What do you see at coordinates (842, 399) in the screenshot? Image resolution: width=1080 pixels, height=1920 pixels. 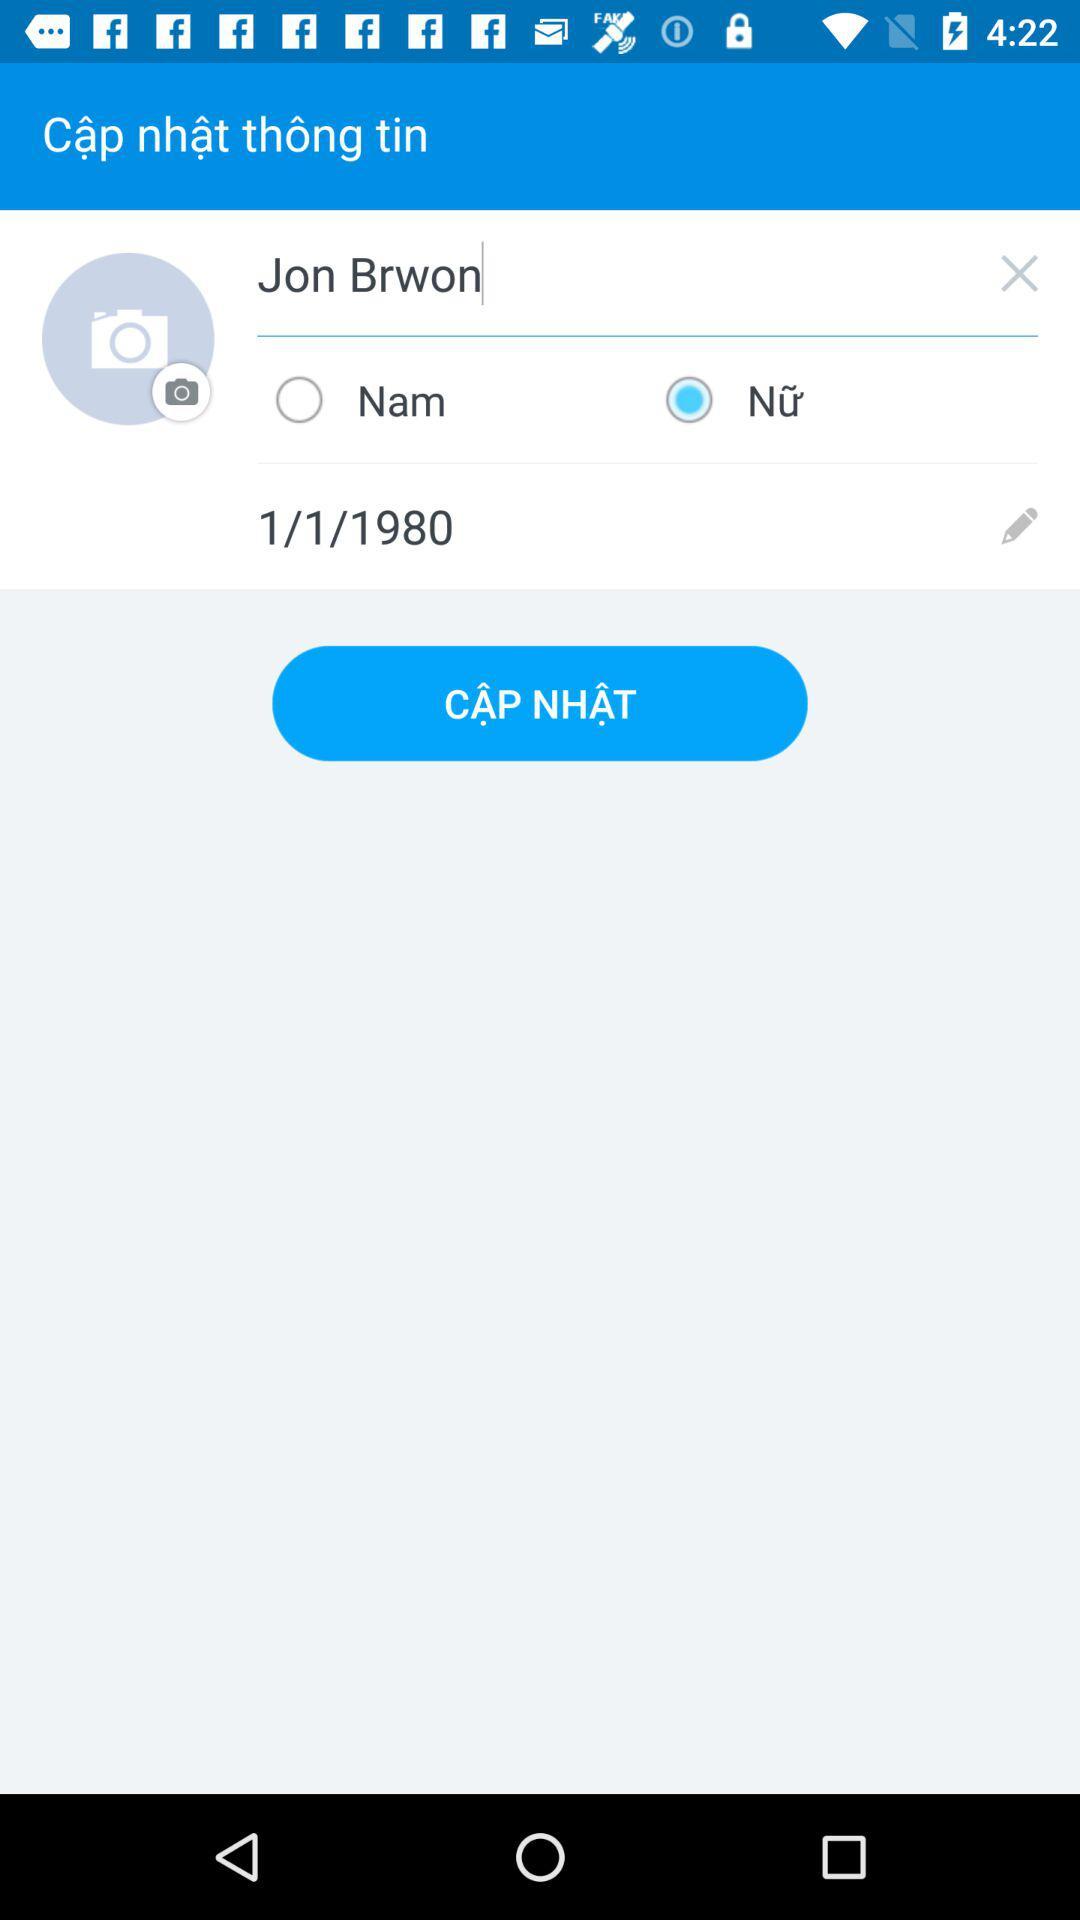 I see `the icon to the right of nam icon` at bounding box center [842, 399].